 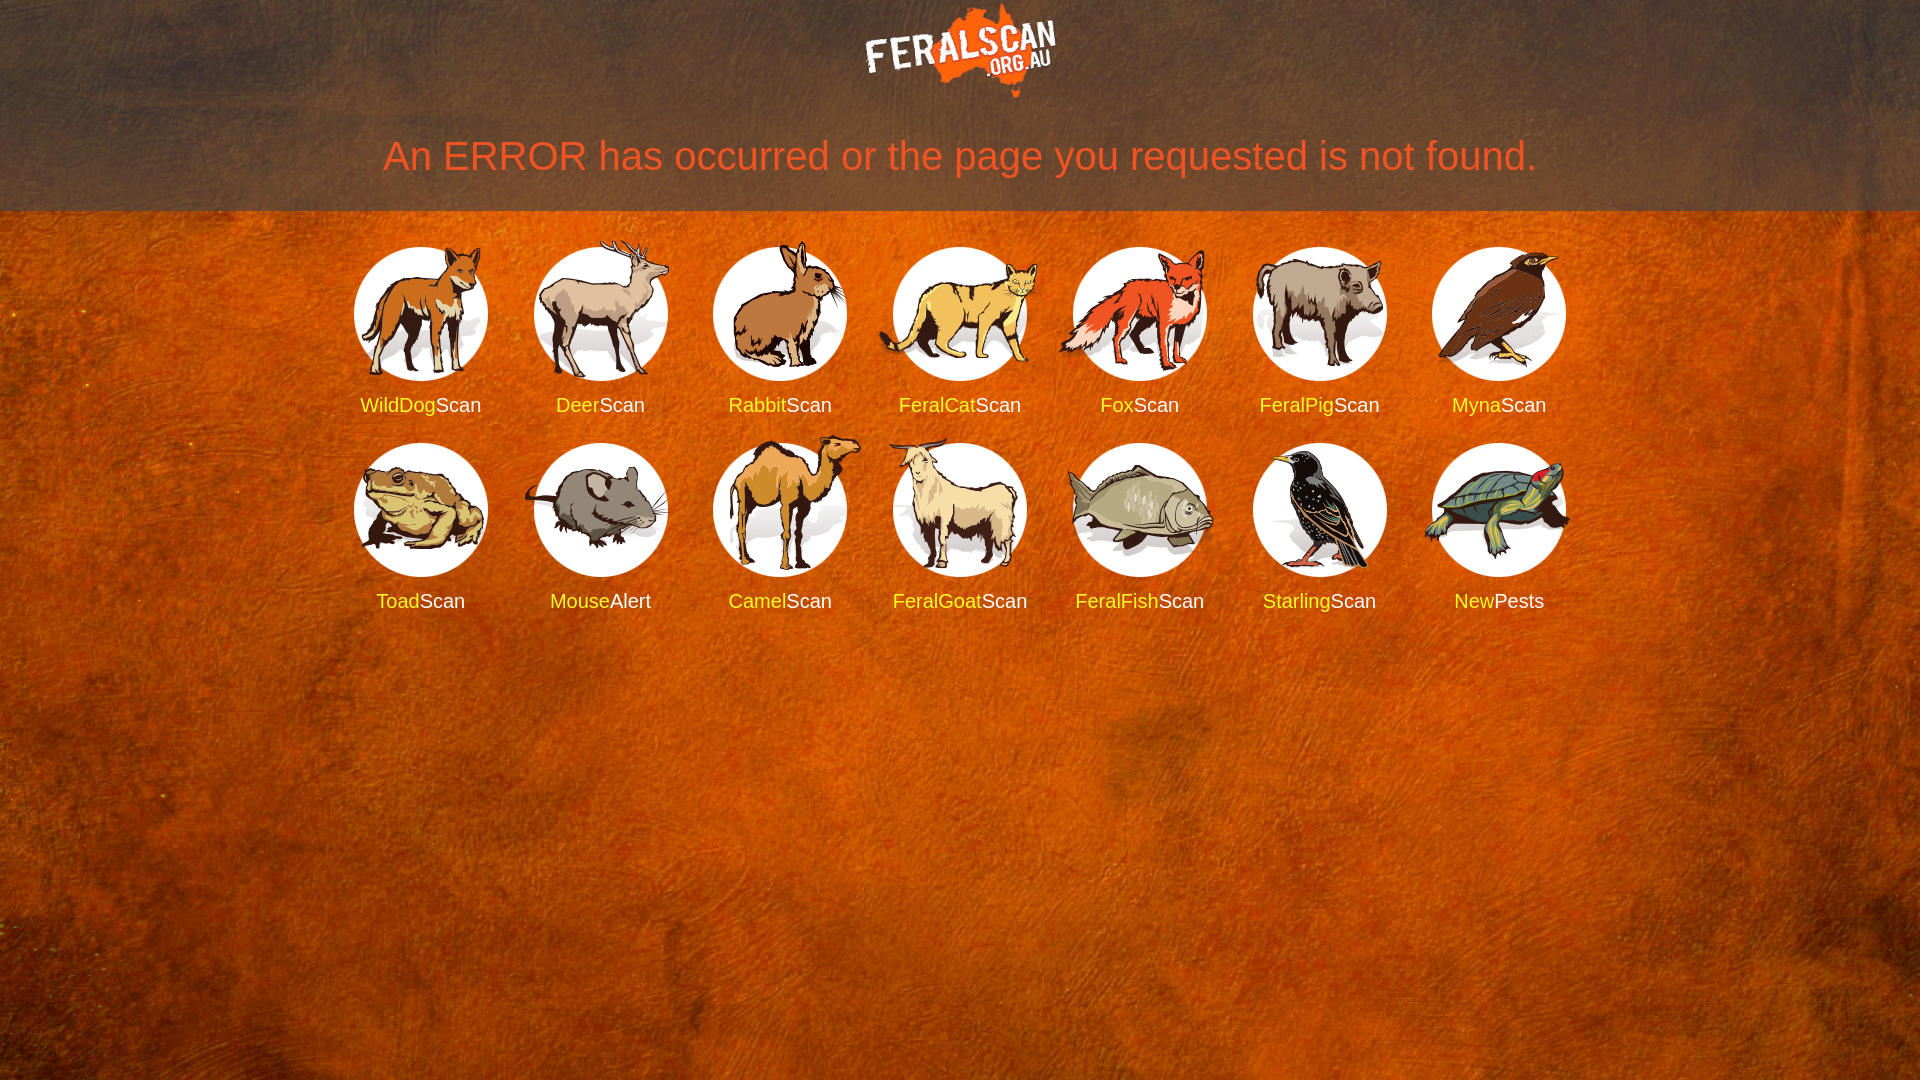 I want to click on 'RabbitScan', so click(x=691, y=331).